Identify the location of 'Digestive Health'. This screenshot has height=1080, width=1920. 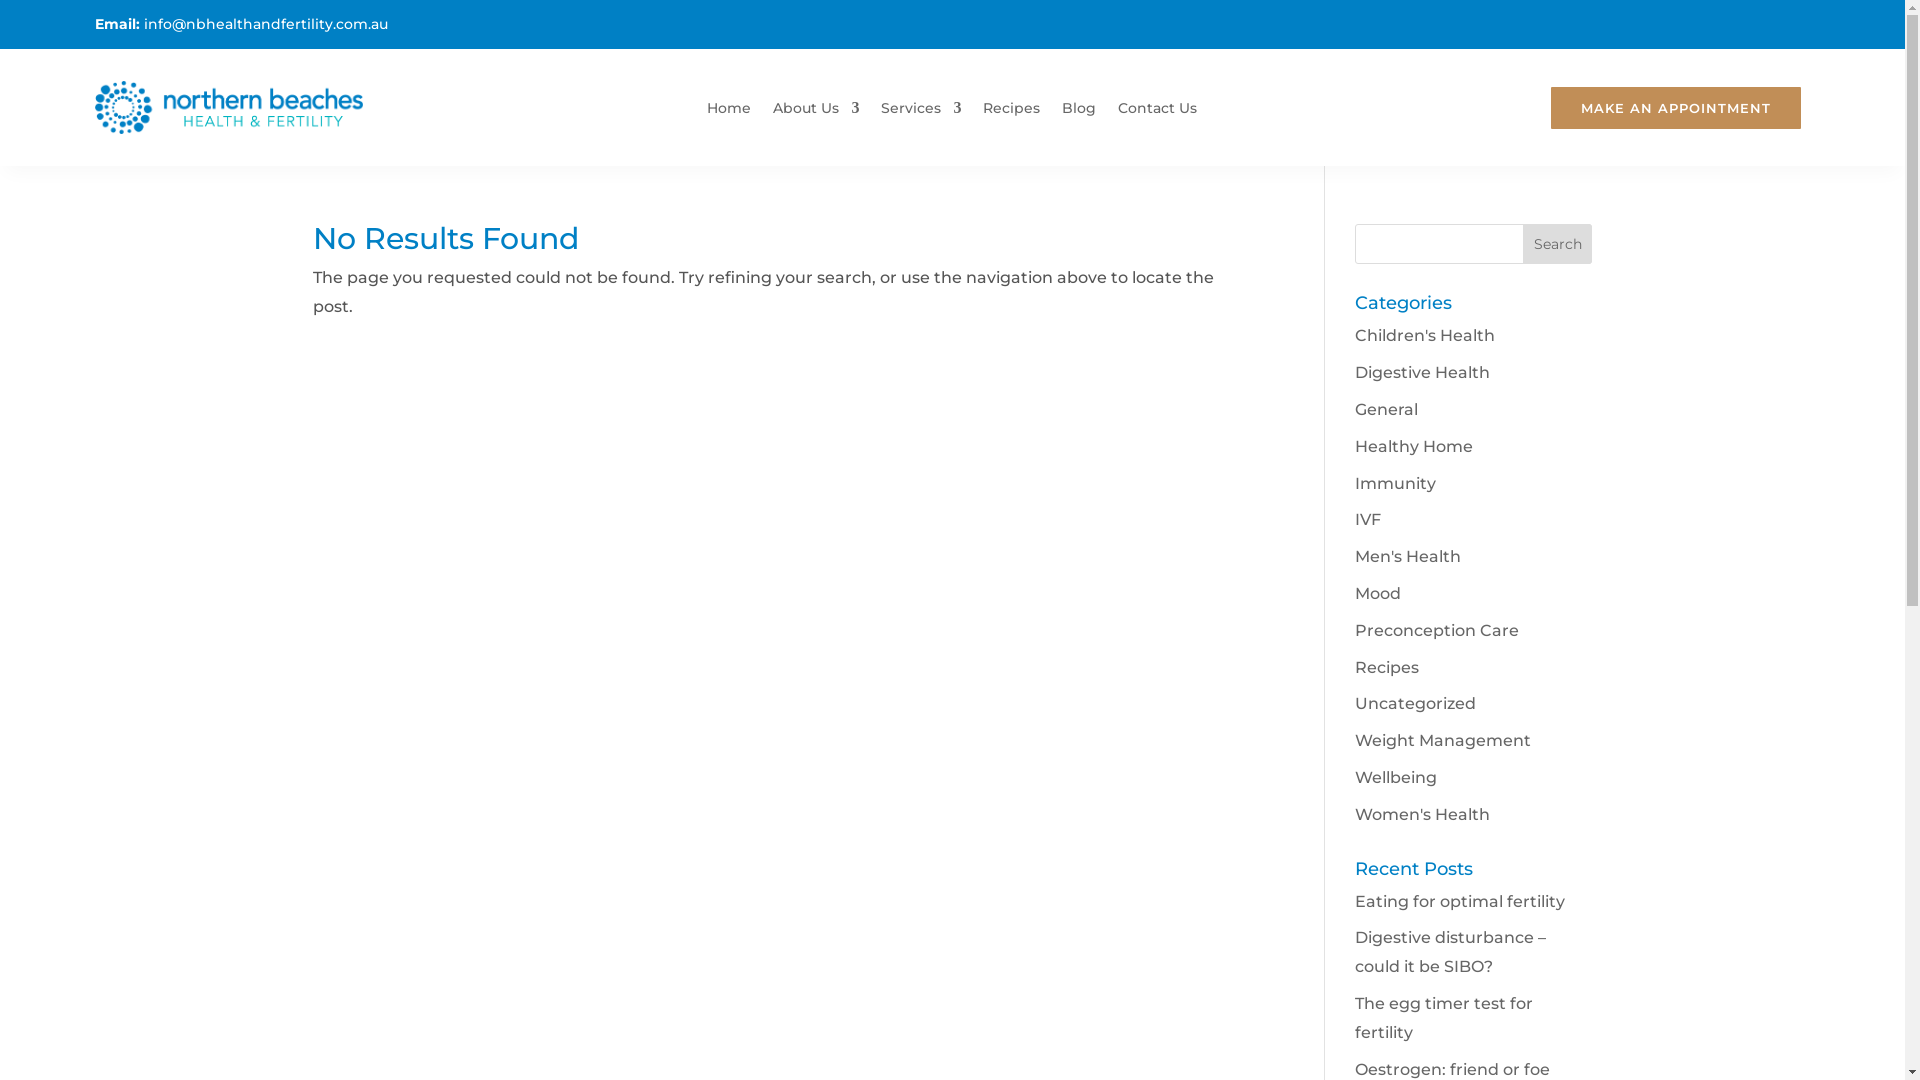
(1421, 372).